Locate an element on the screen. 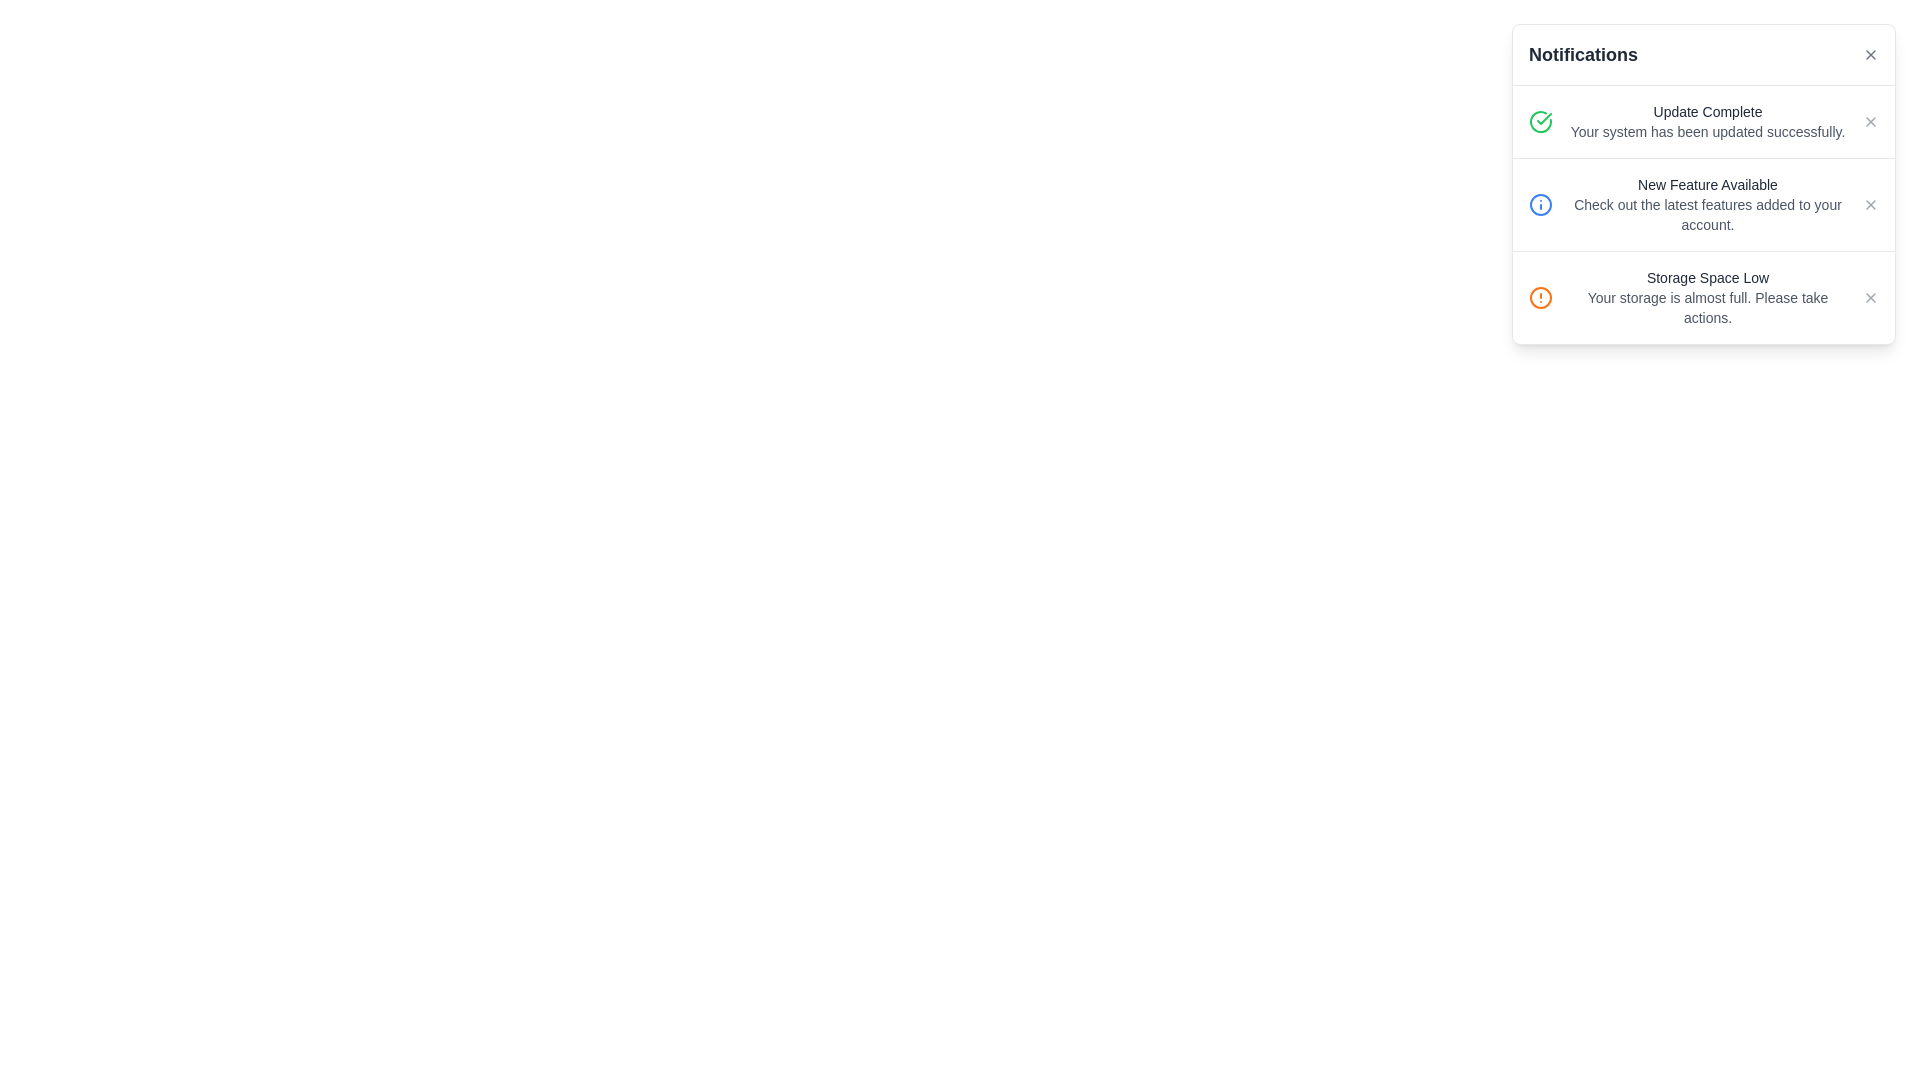 The image size is (1920, 1080). the small square button with an 'X' icon located at the top-right corner of the first notification message in the notifications panel is located at coordinates (1870, 122).